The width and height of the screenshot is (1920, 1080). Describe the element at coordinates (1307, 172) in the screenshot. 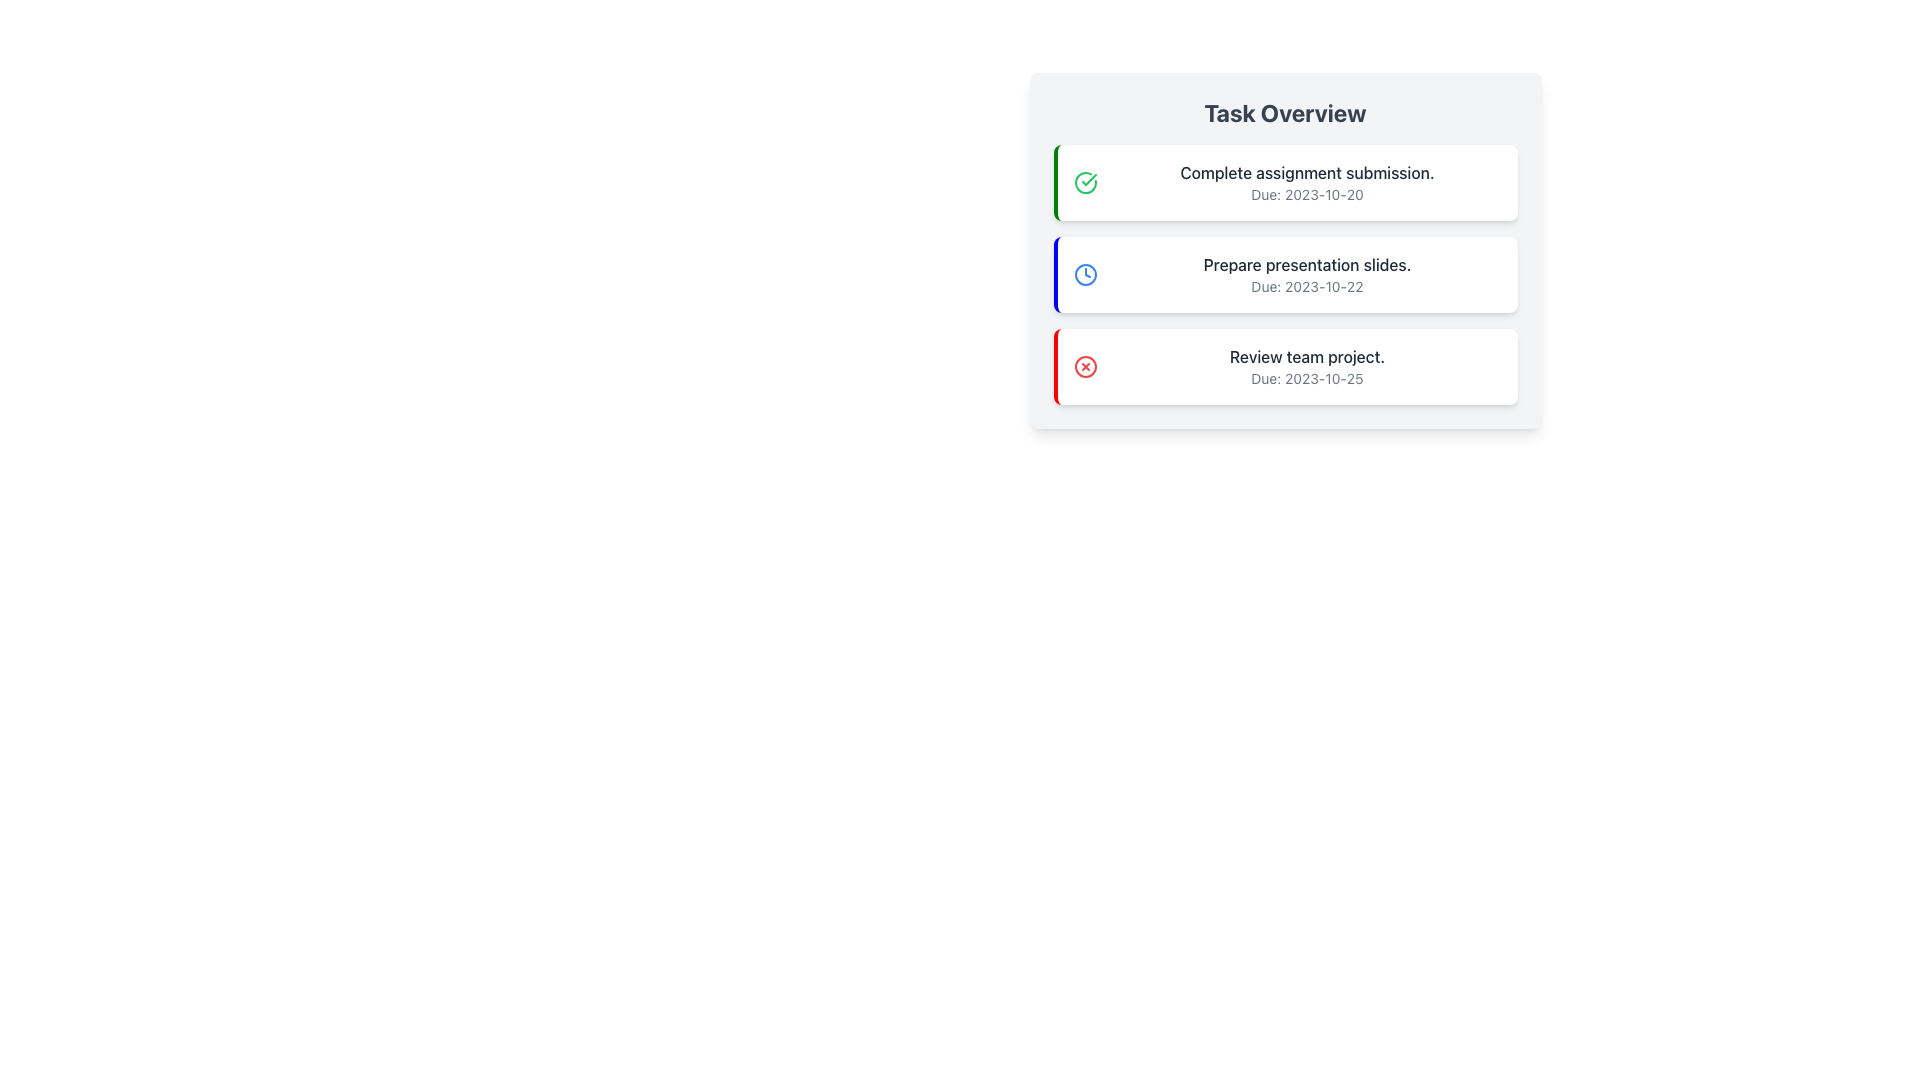

I see `the text label stating 'Complete assignment submission.'` at that location.